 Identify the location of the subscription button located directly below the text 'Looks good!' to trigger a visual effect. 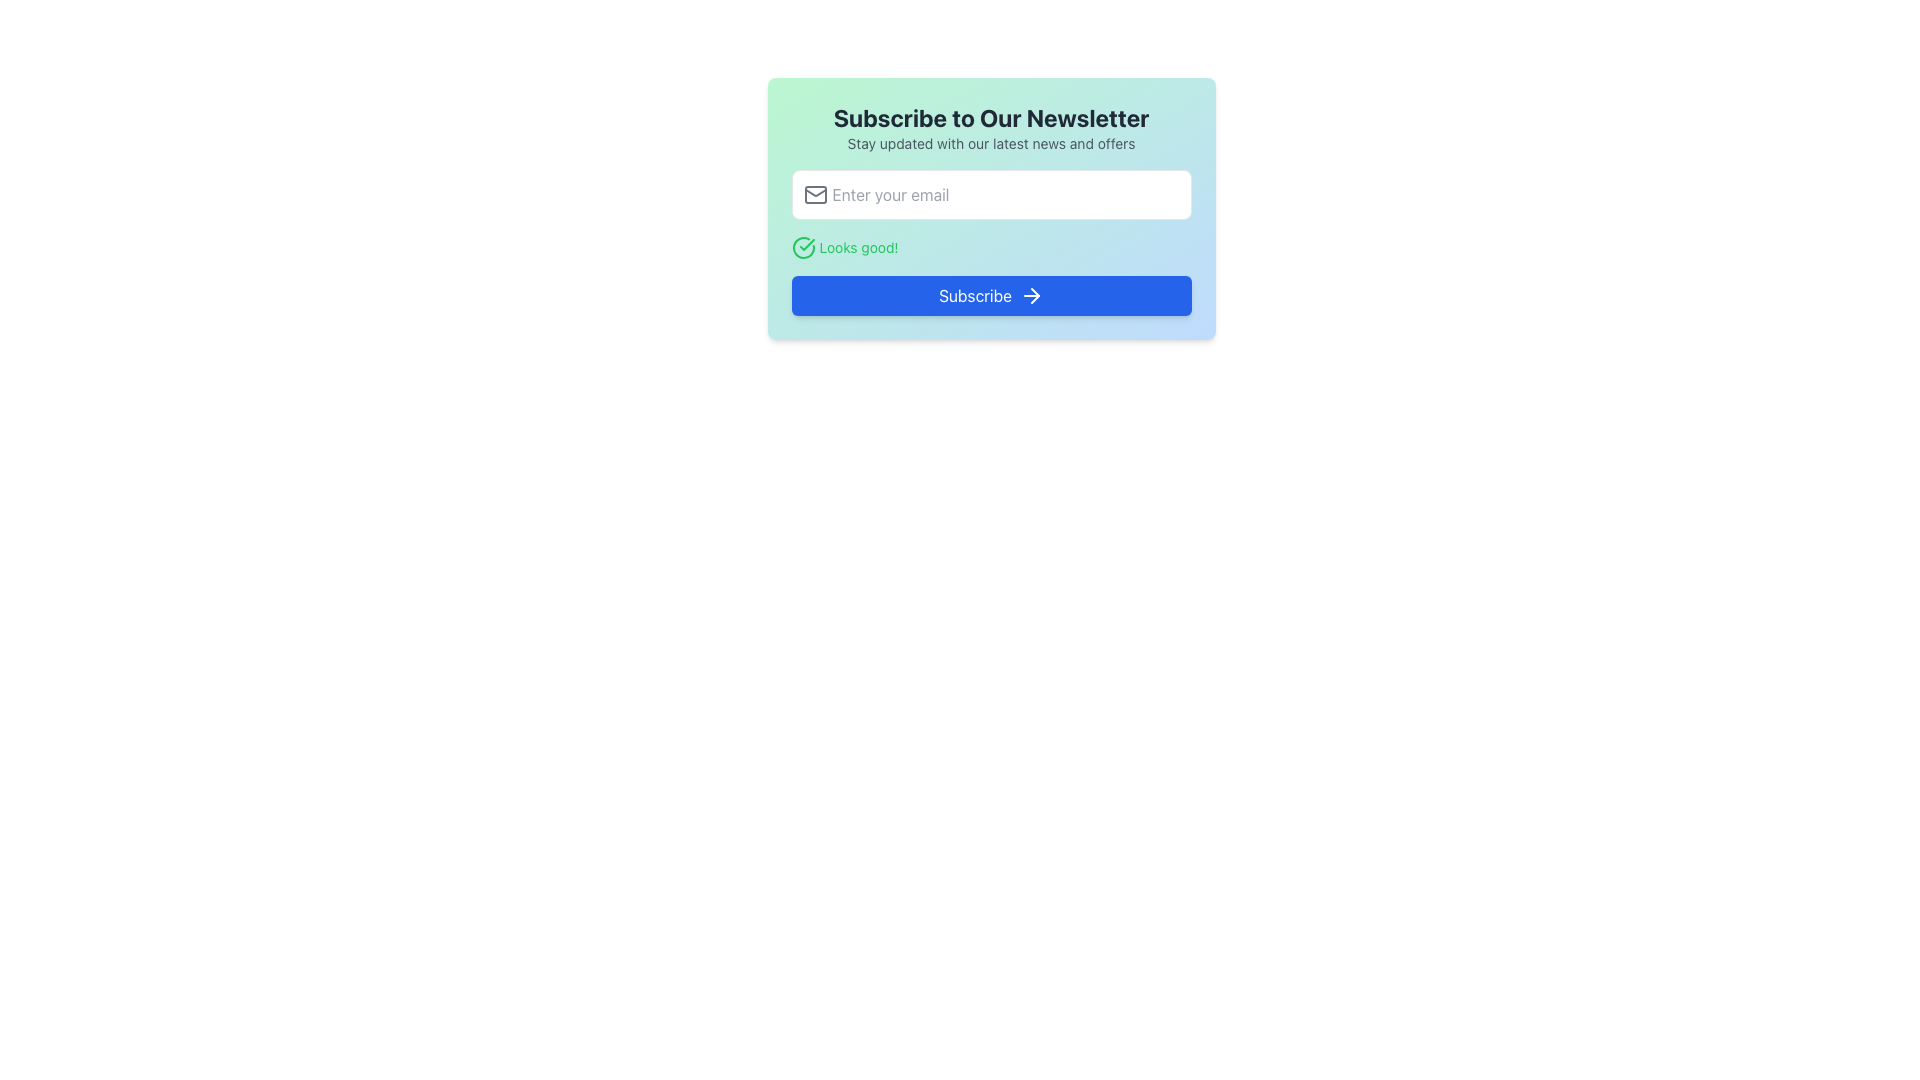
(991, 296).